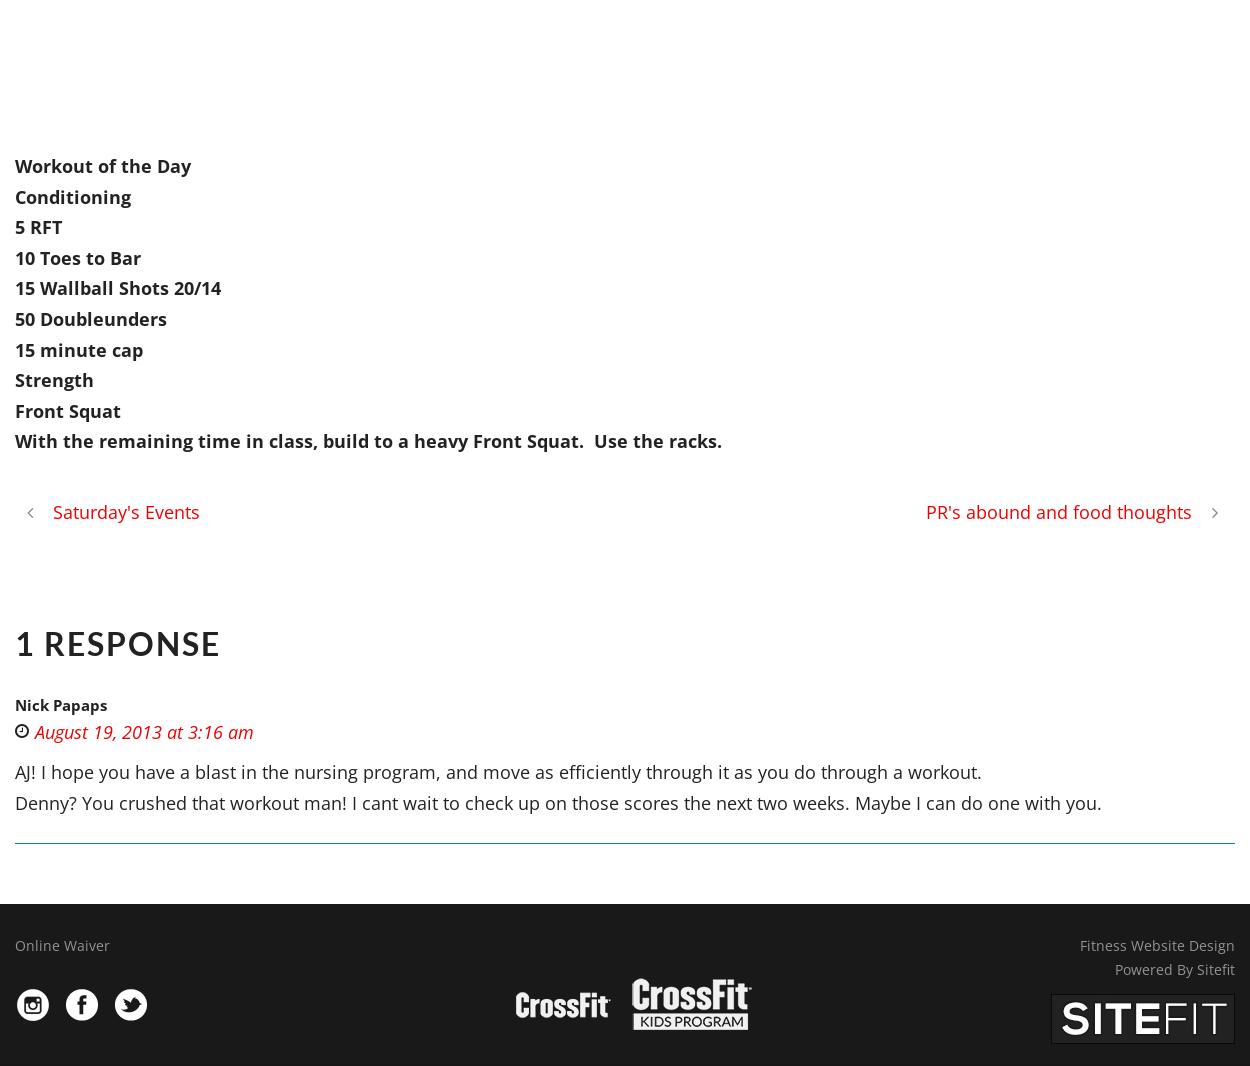 Image resolution: width=1250 pixels, height=1066 pixels. Describe the element at coordinates (1059, 511) in the screenshot. I see `'PR's abound and food thoughts'` at that location.